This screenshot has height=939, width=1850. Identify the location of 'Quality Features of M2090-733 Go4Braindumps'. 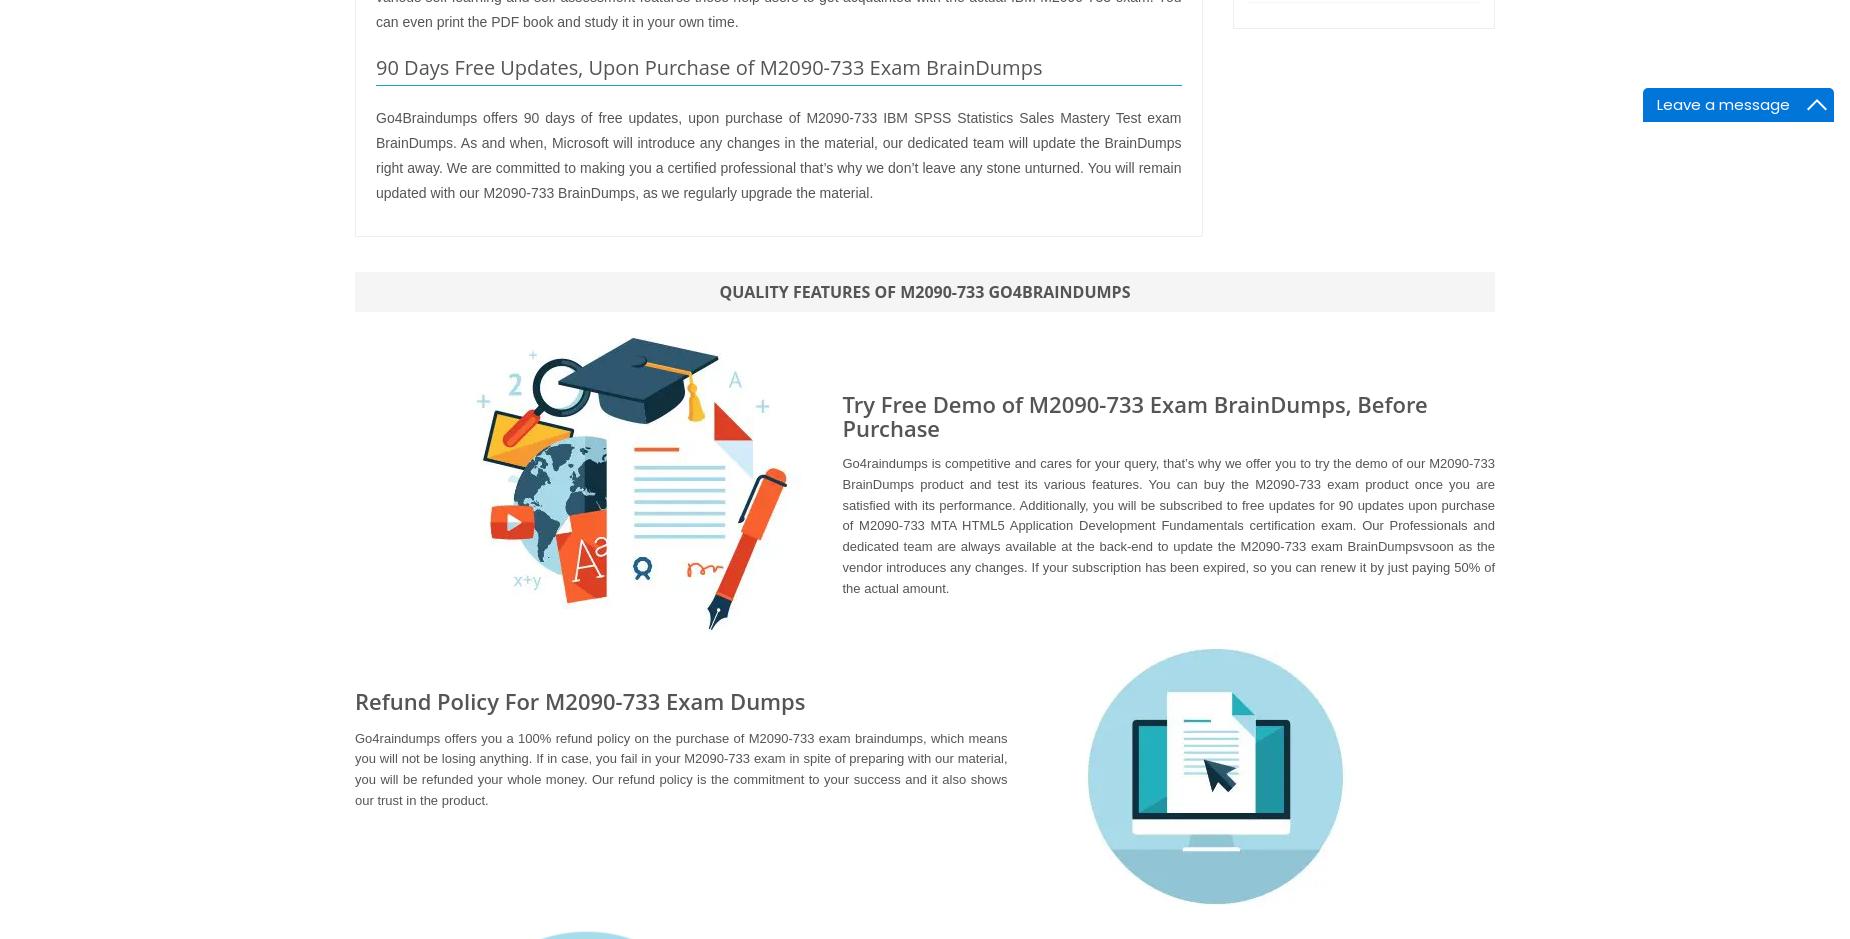
(924, 290).